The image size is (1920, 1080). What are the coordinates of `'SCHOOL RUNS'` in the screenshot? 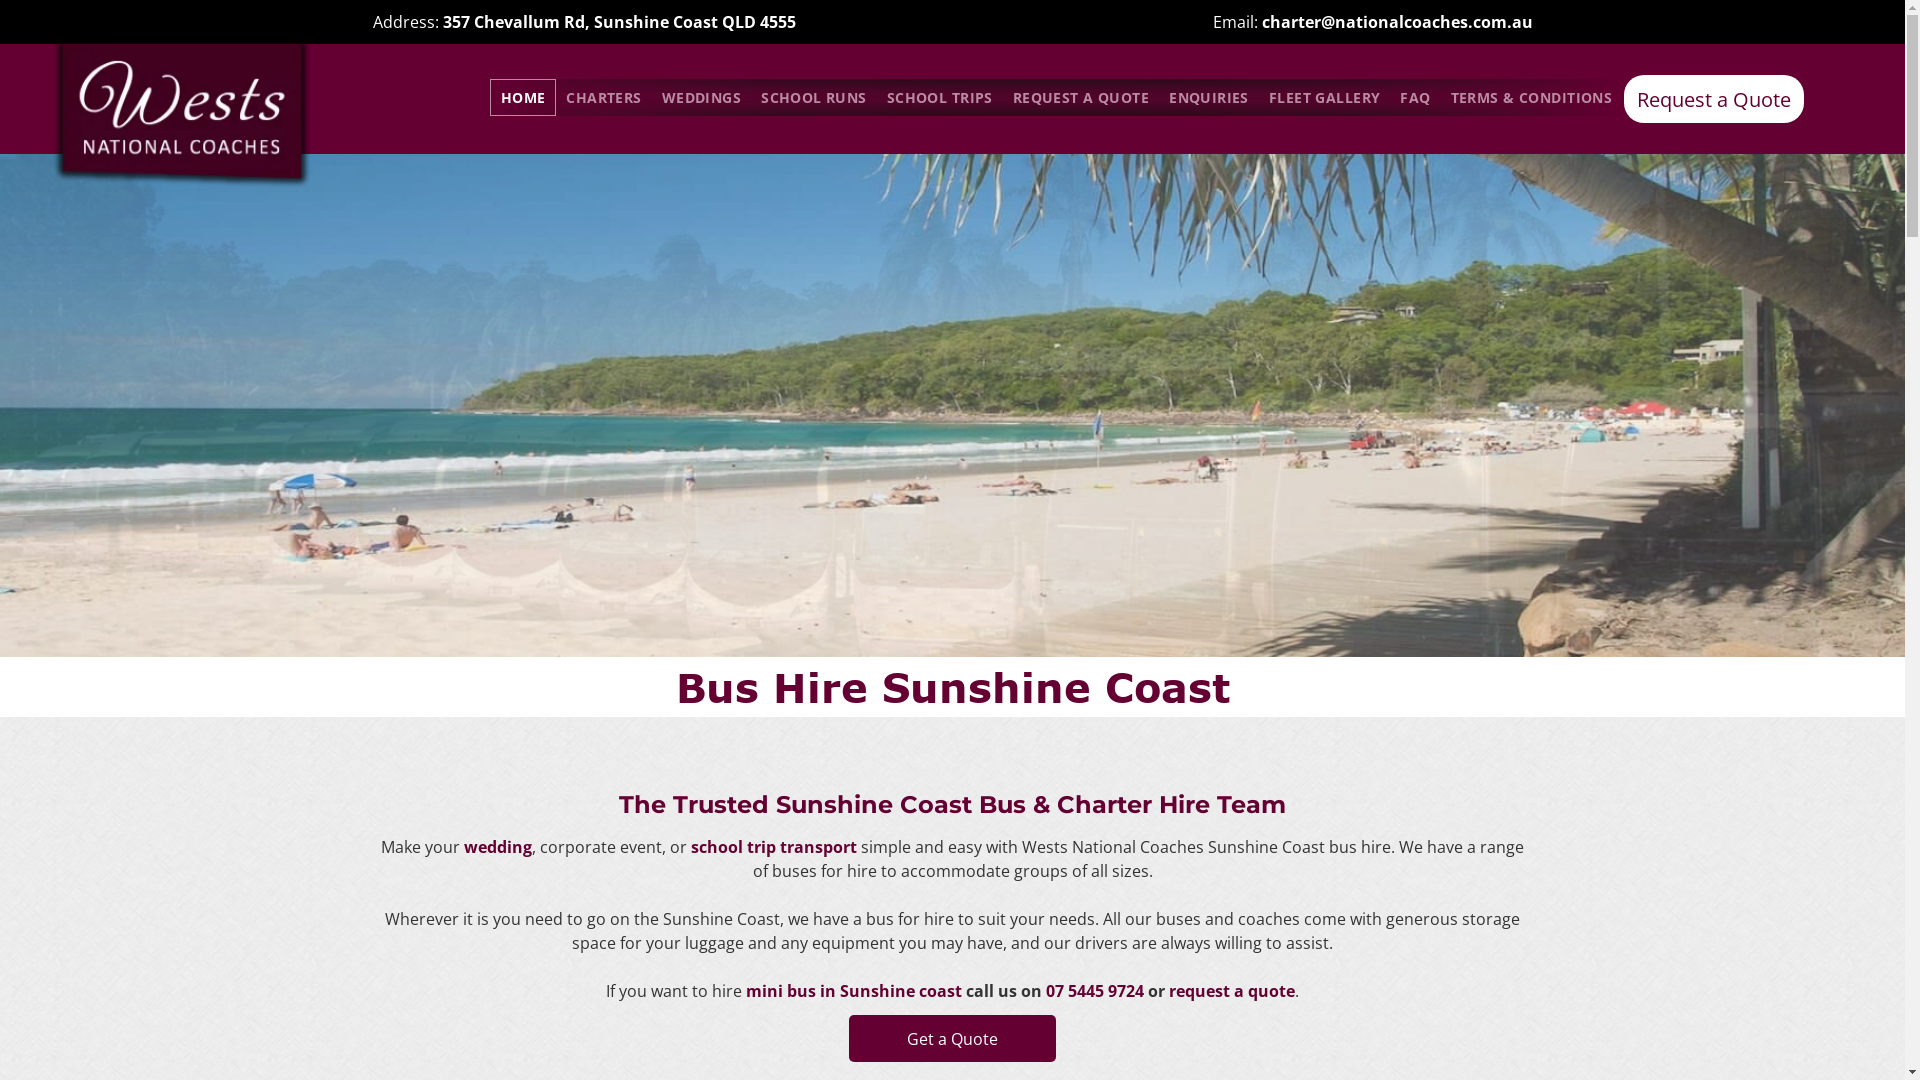 It's located at (749, 97).